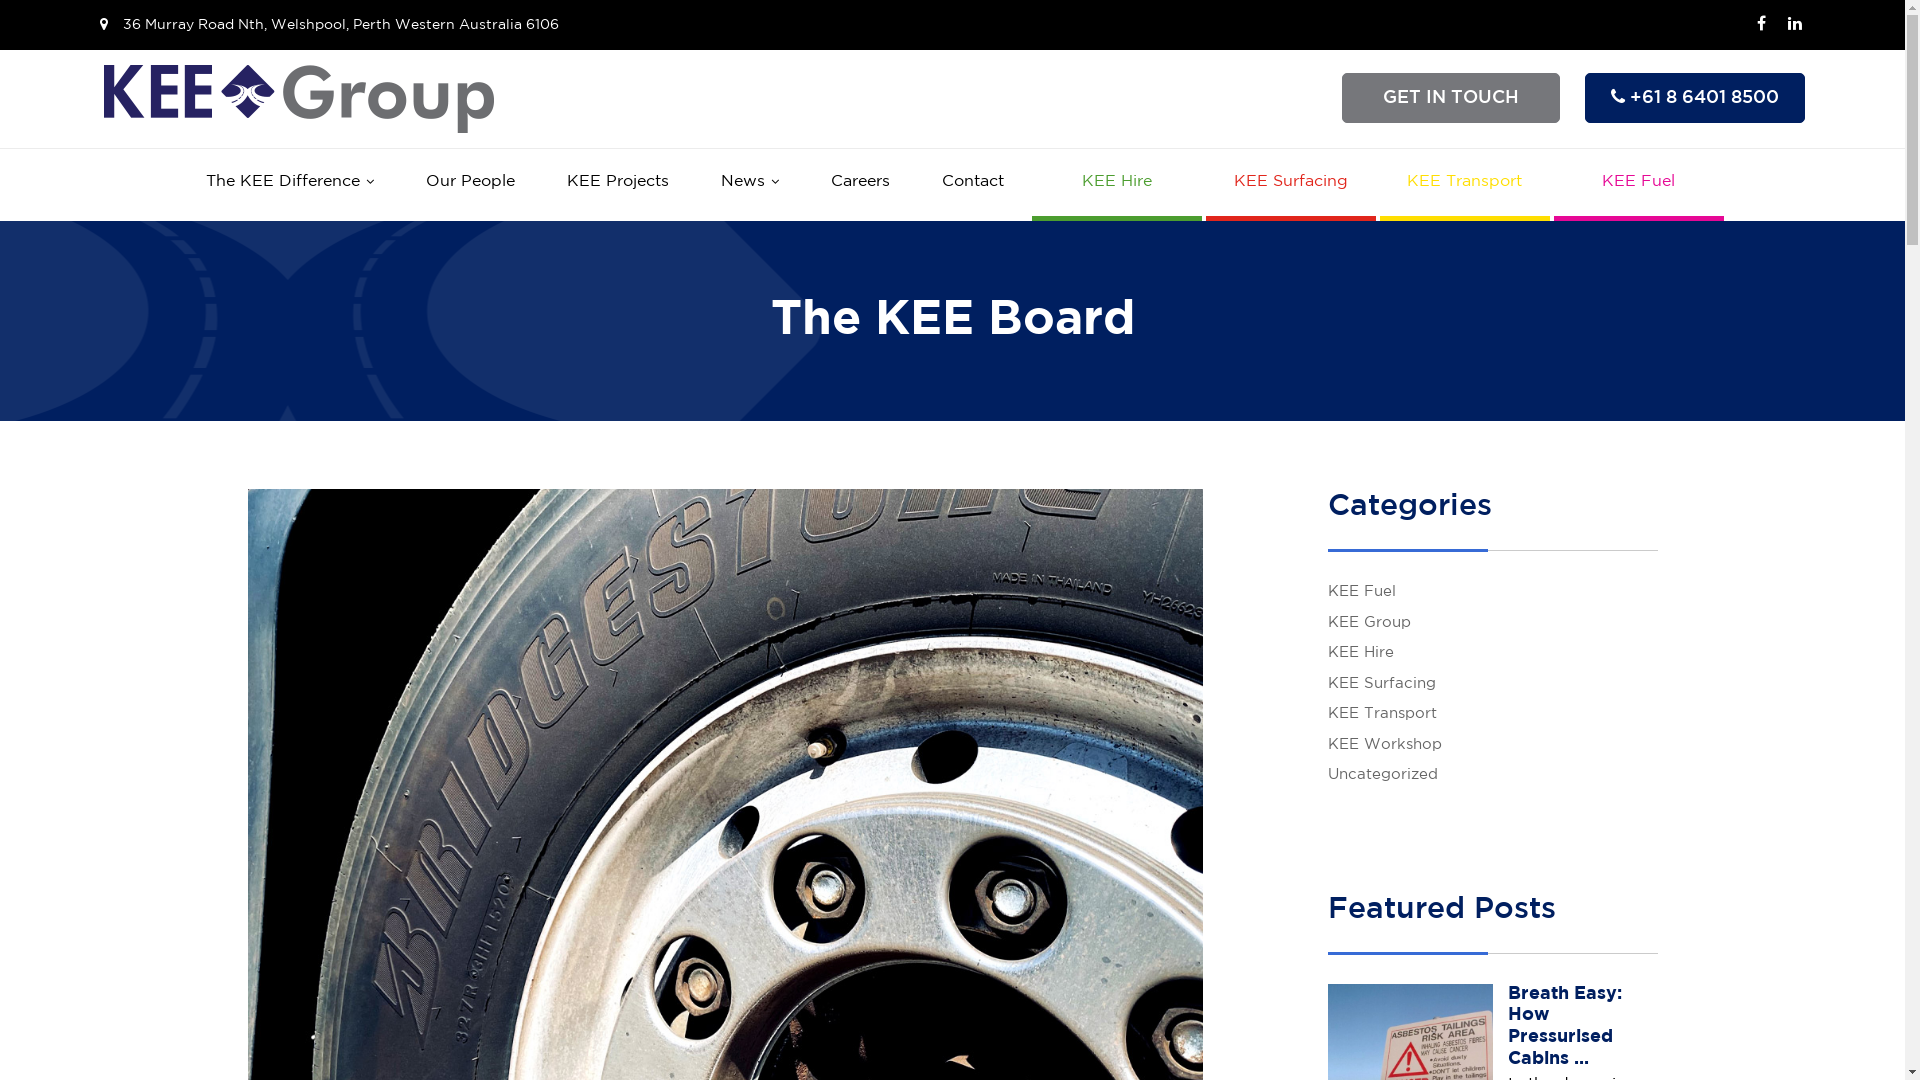  I want to click on 'KEE Surfacing', so click(1381, 682).